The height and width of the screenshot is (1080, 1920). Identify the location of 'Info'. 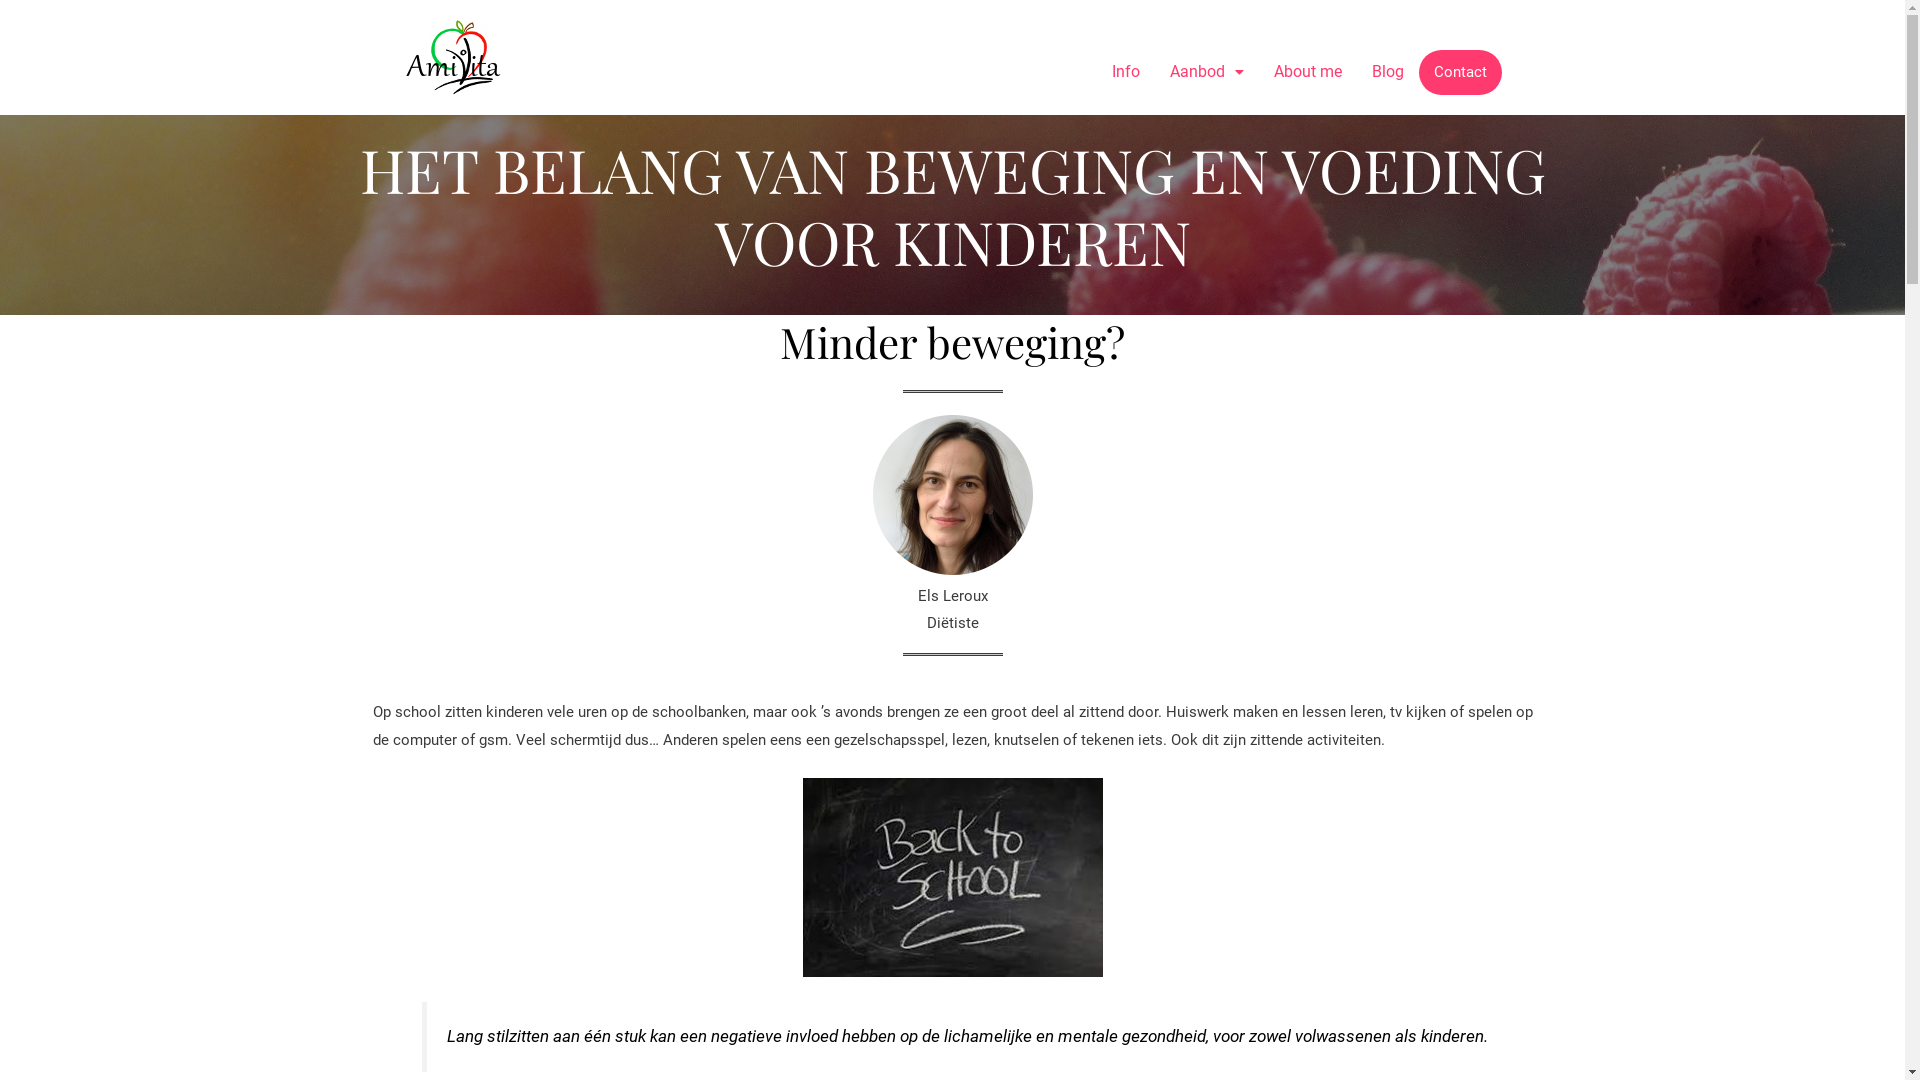
(1126, 71).